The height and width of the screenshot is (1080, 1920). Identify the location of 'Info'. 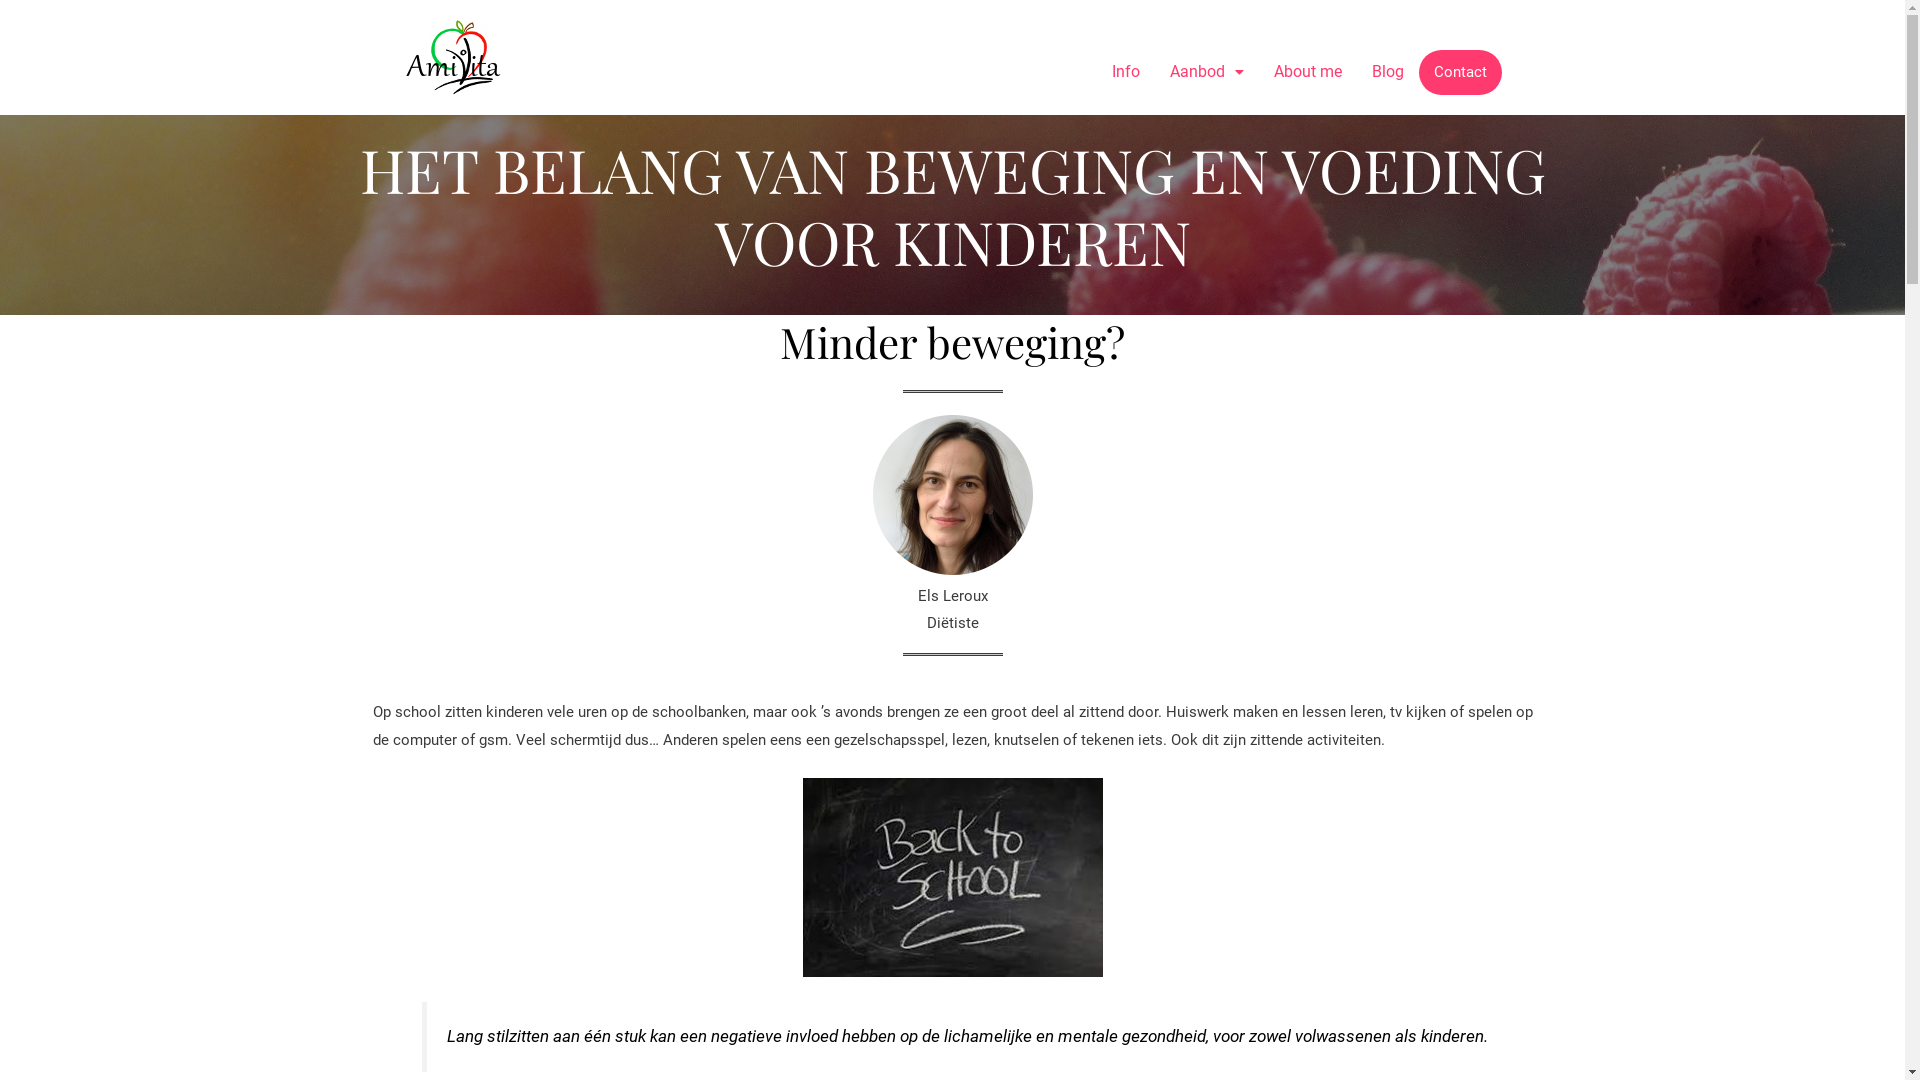
(1126, 71).